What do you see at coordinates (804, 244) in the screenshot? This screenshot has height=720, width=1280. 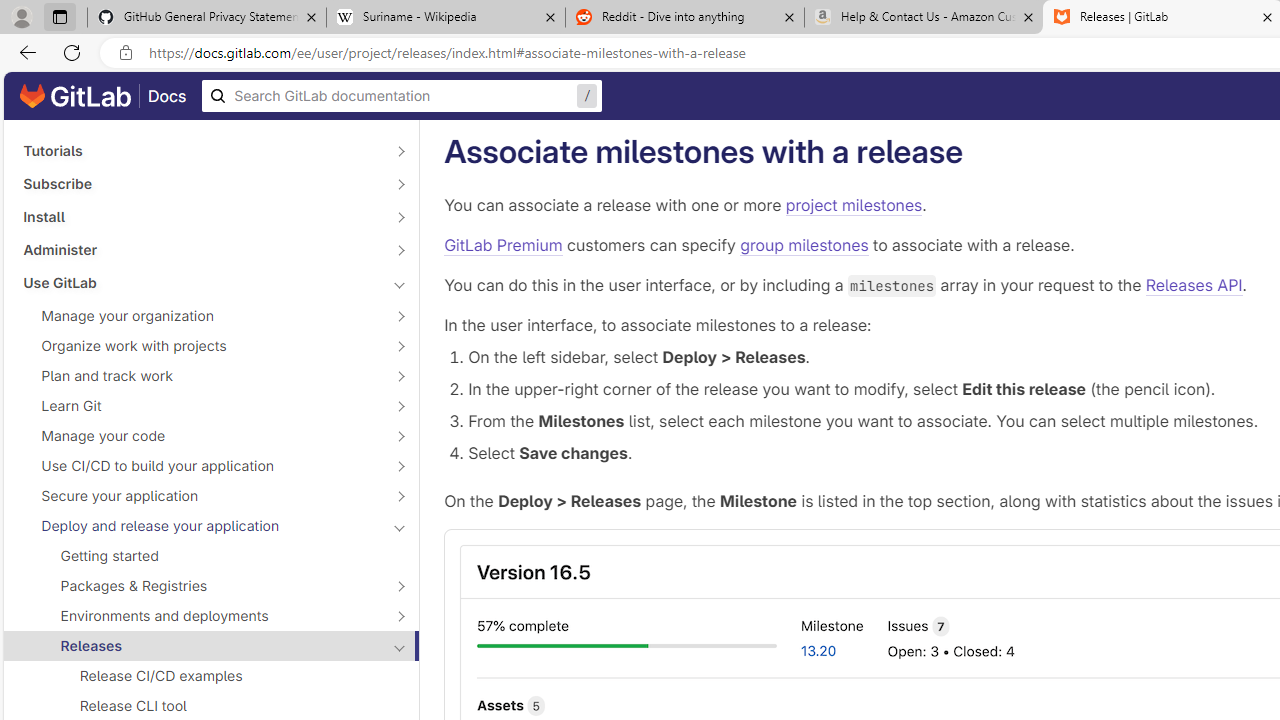 I see `'group milestones'` at bounding box center [804, 244].